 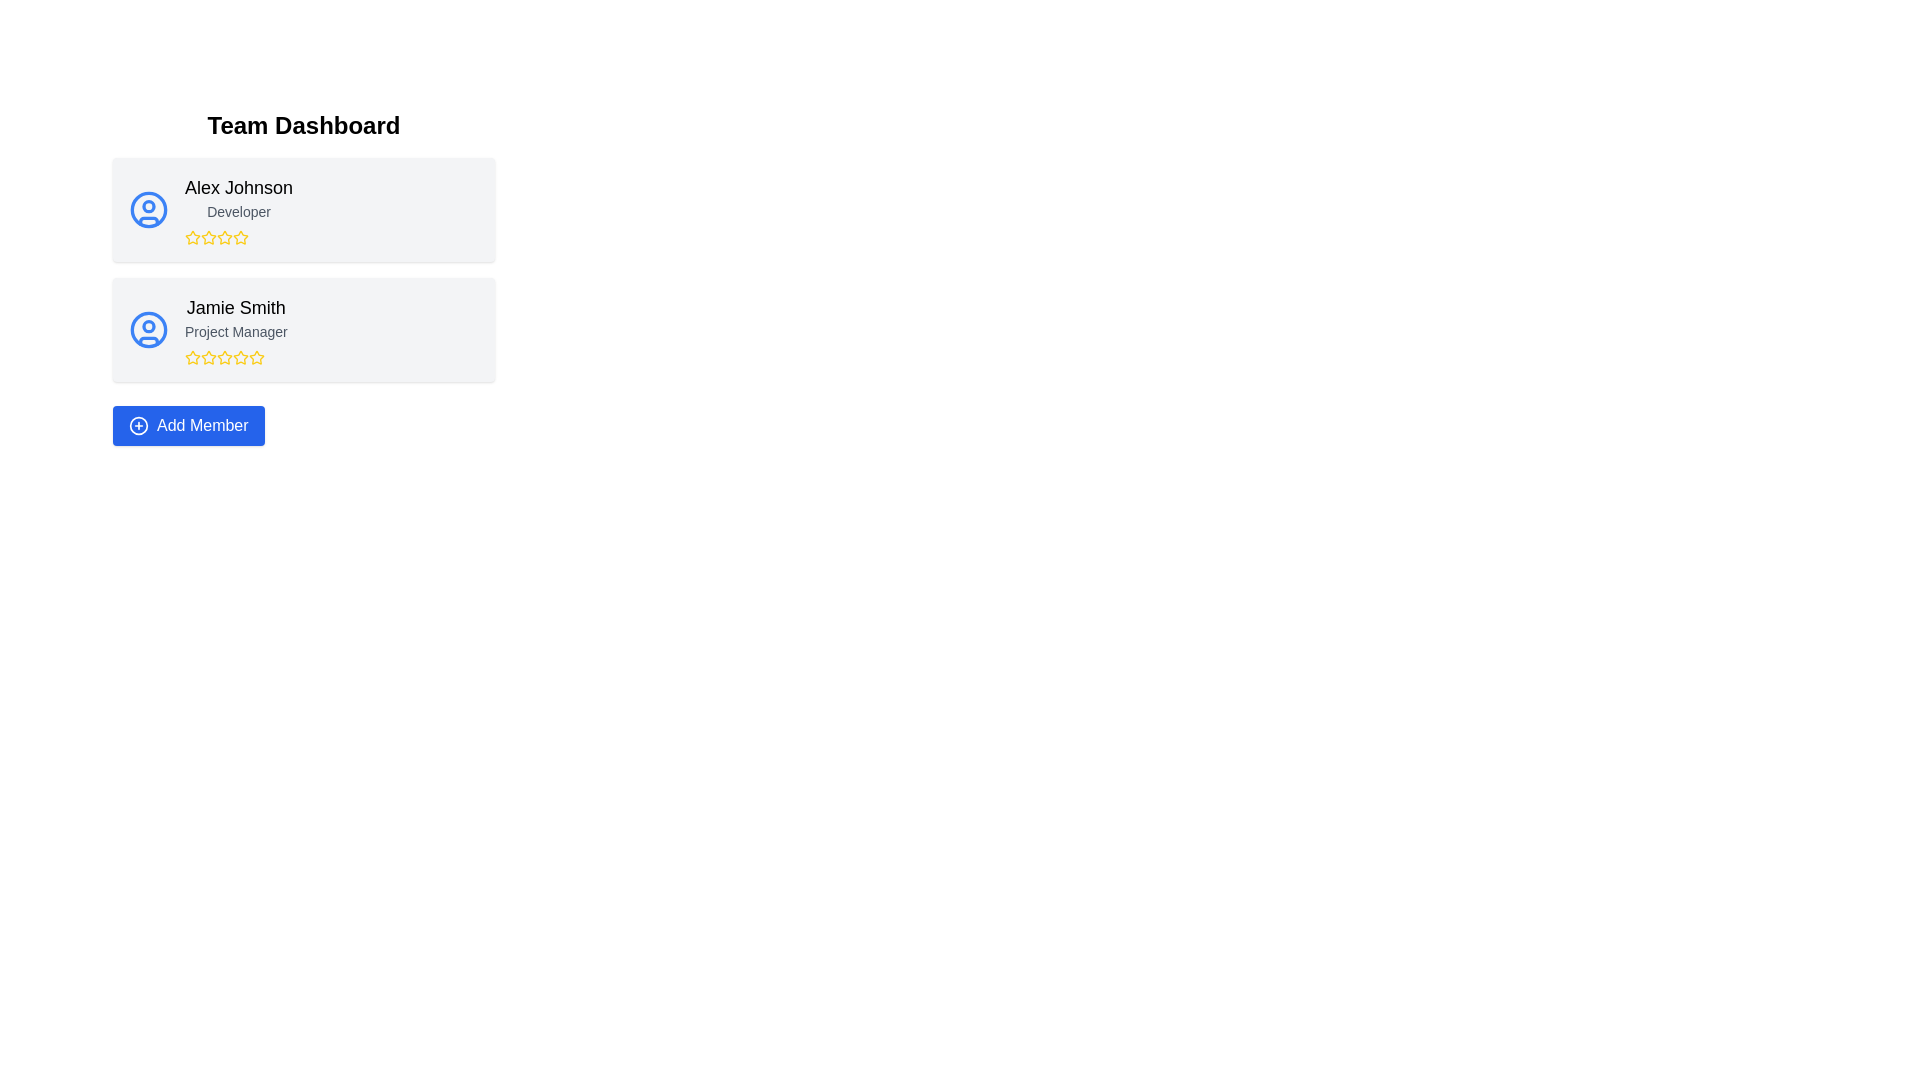 I want to click on the text label displaying the role or designation of the user 'Jamie Smith' located directly below the name within the card component in the second row of the team list, so click(x=236, y=330).